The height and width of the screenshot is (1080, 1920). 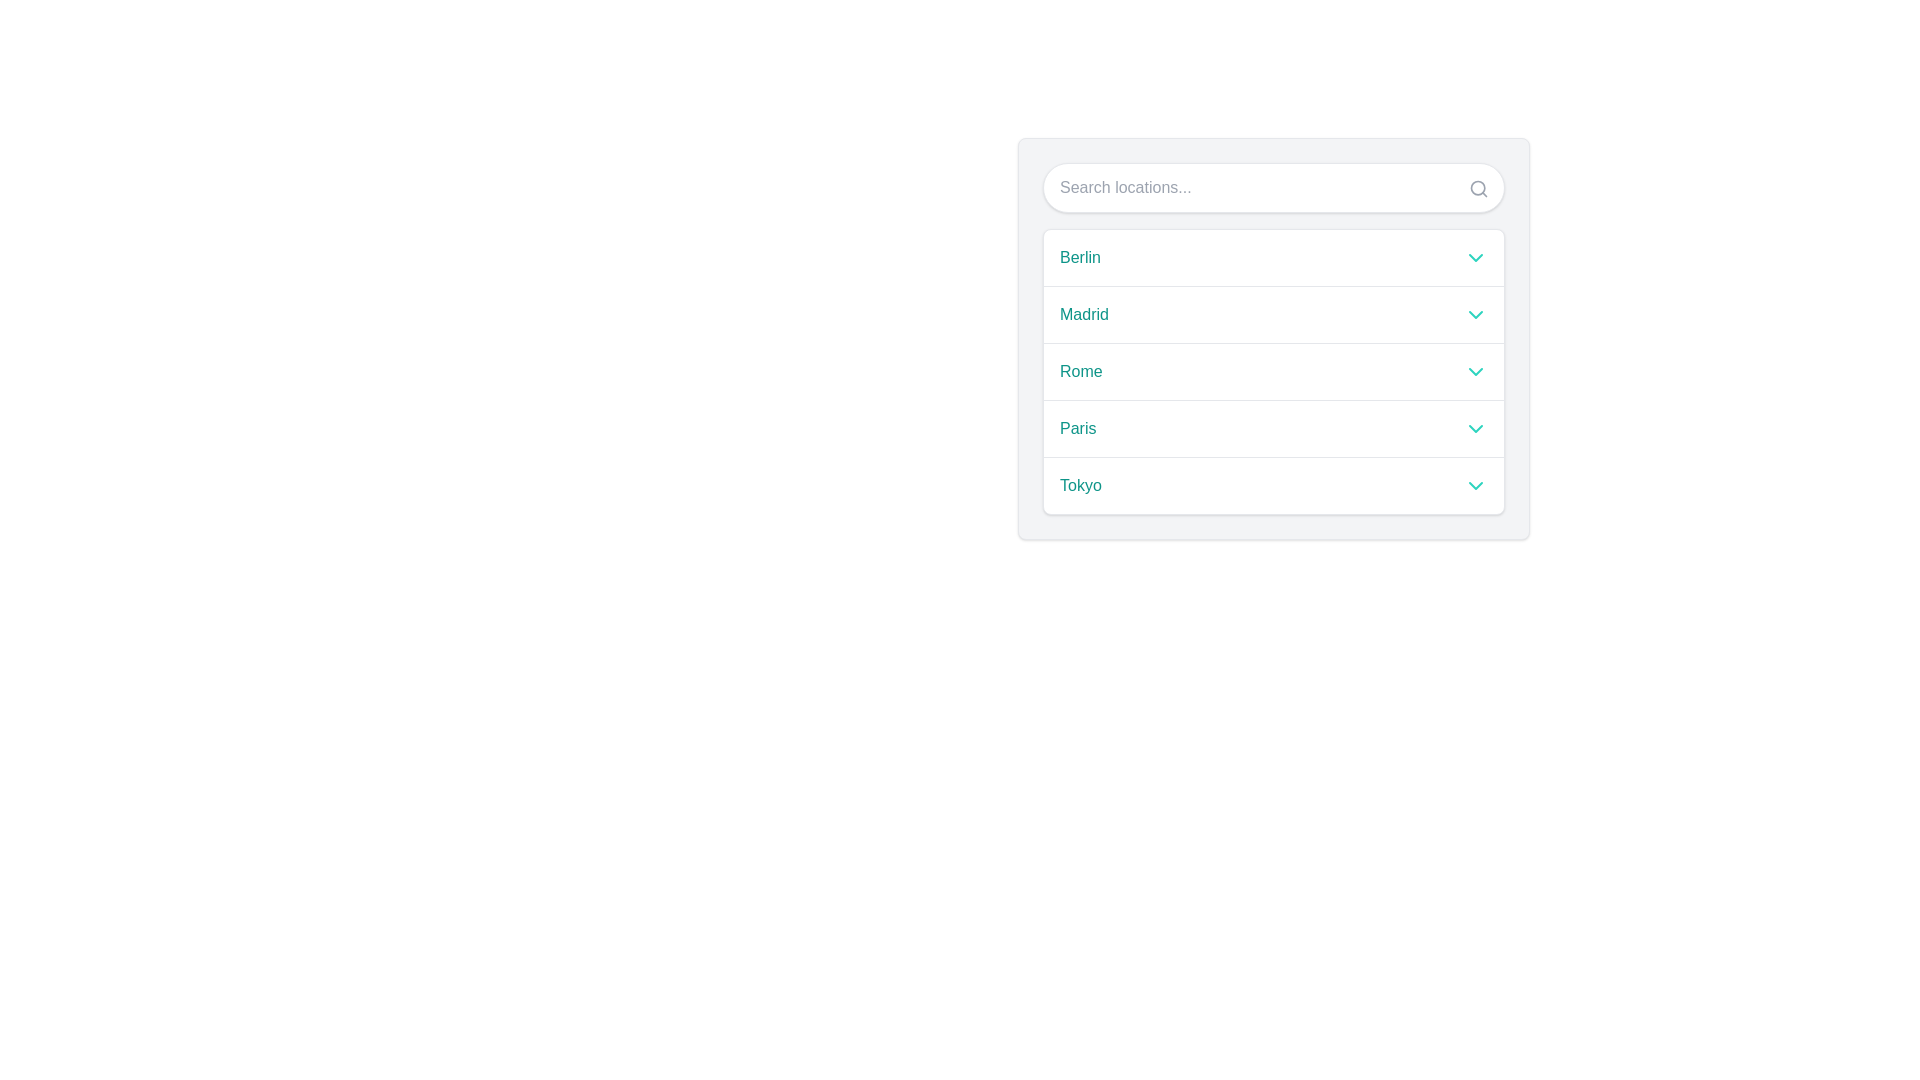 I want to click on the search icon, which is a gray magnifying glass icon located at the top-right of the search bar, characterized by its minimalistic design and 24x24 pixel size, so click(x=1478, y=189).